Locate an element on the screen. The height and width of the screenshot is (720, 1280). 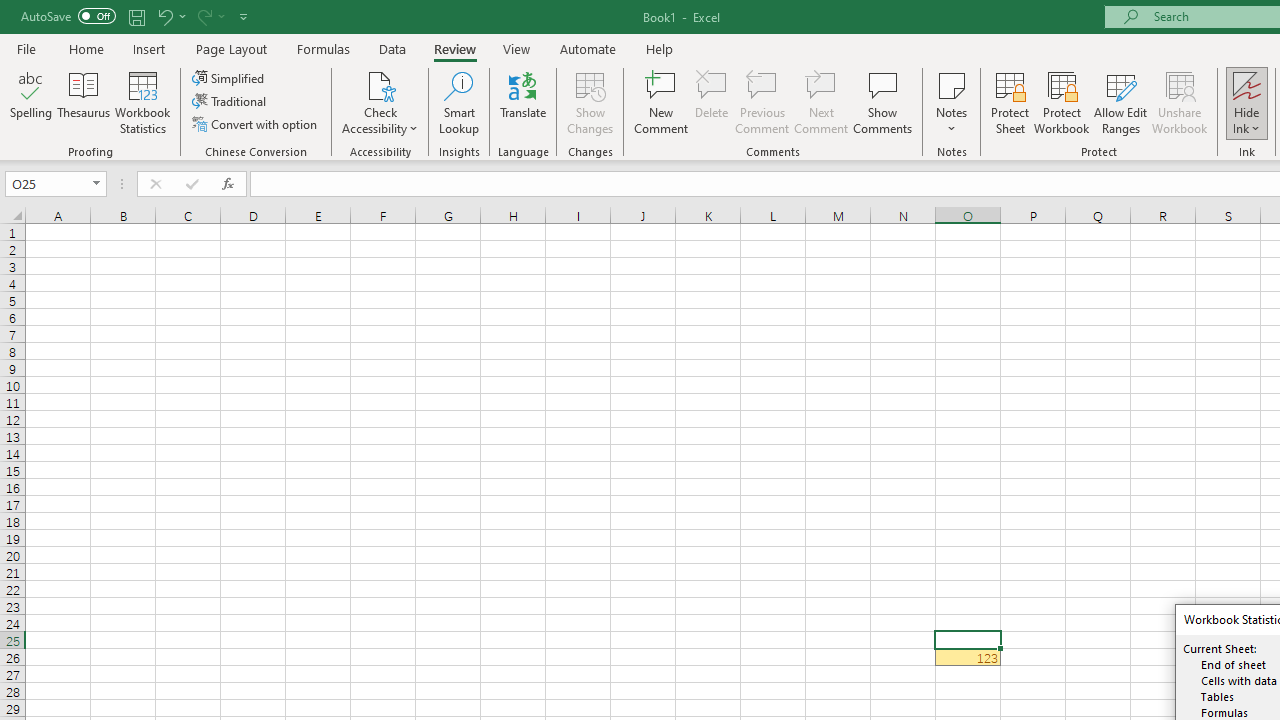
'Thesaurus...' is located at coordinates (82, 103).